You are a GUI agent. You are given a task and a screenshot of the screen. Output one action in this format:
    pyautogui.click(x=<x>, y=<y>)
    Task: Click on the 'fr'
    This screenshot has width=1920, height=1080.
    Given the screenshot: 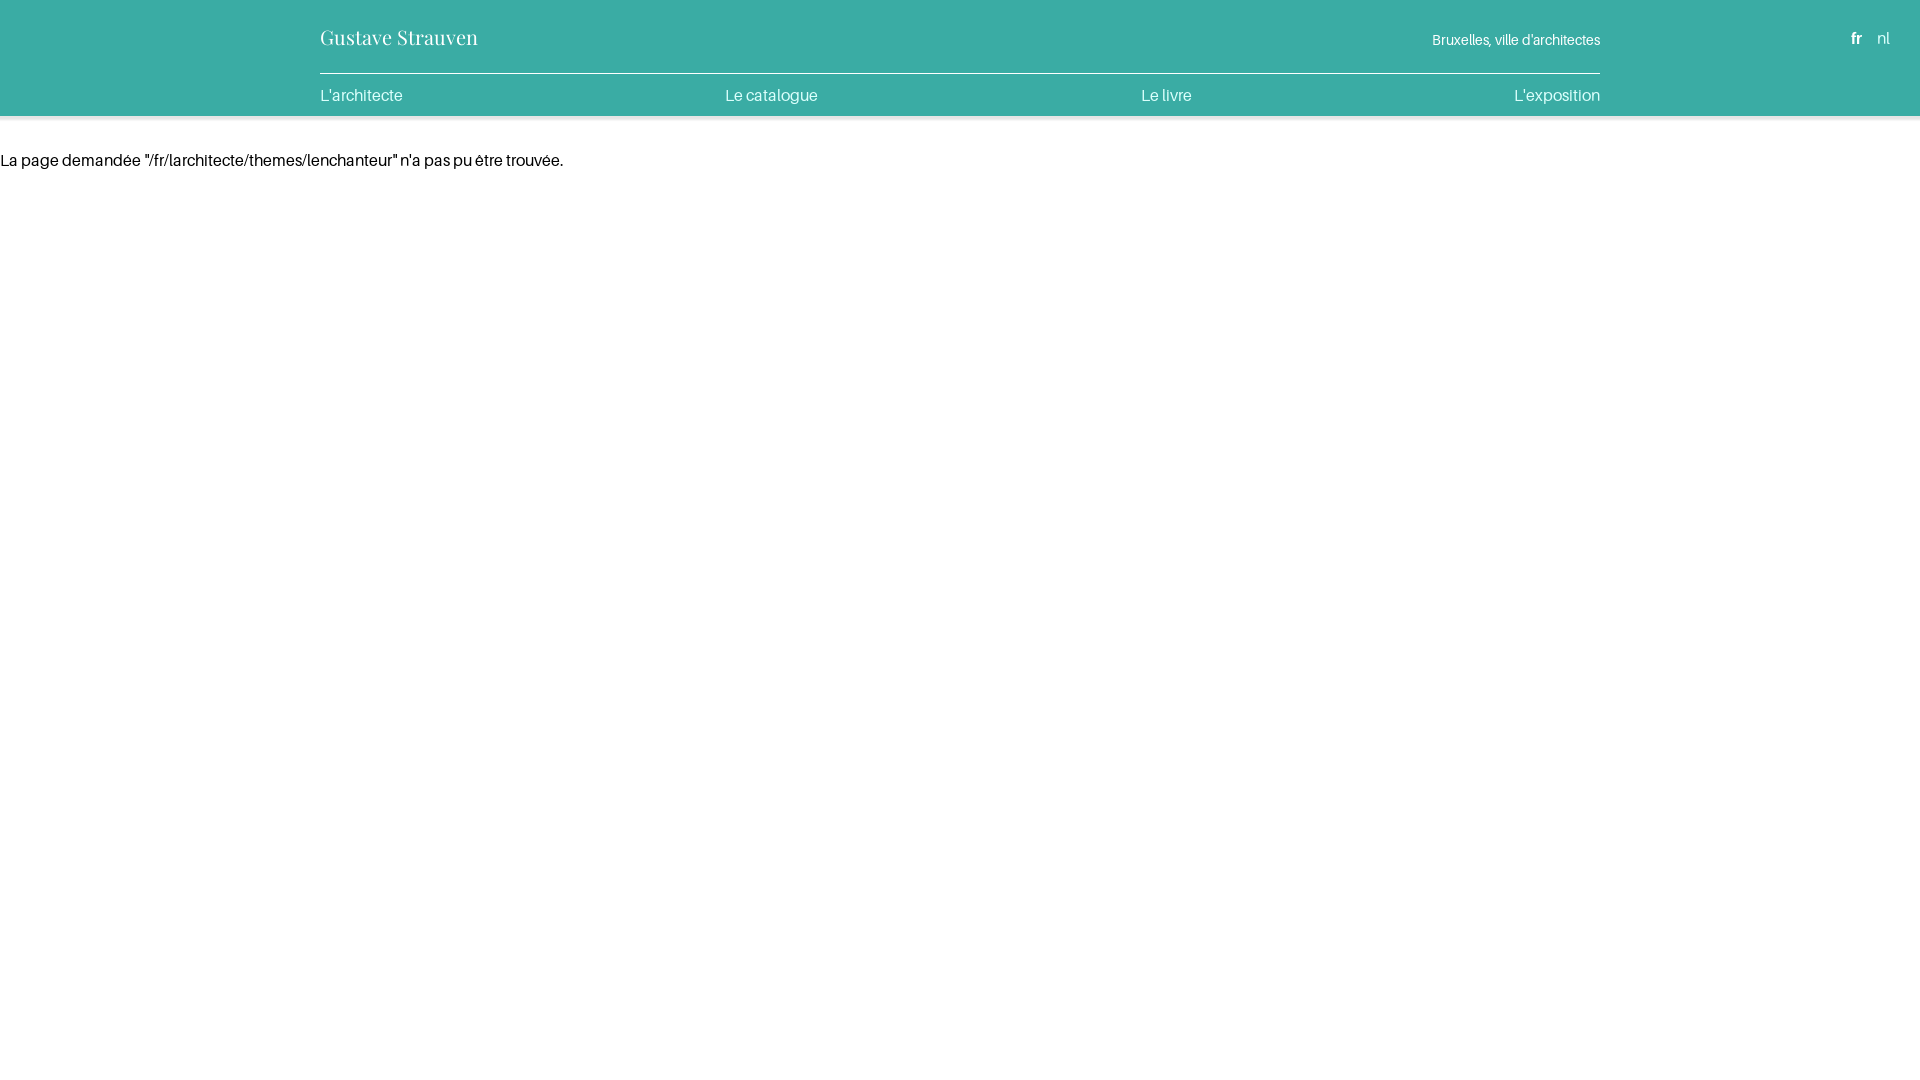 What is the action you would take?
    pyautogui.click(x=1855, y=38)
    